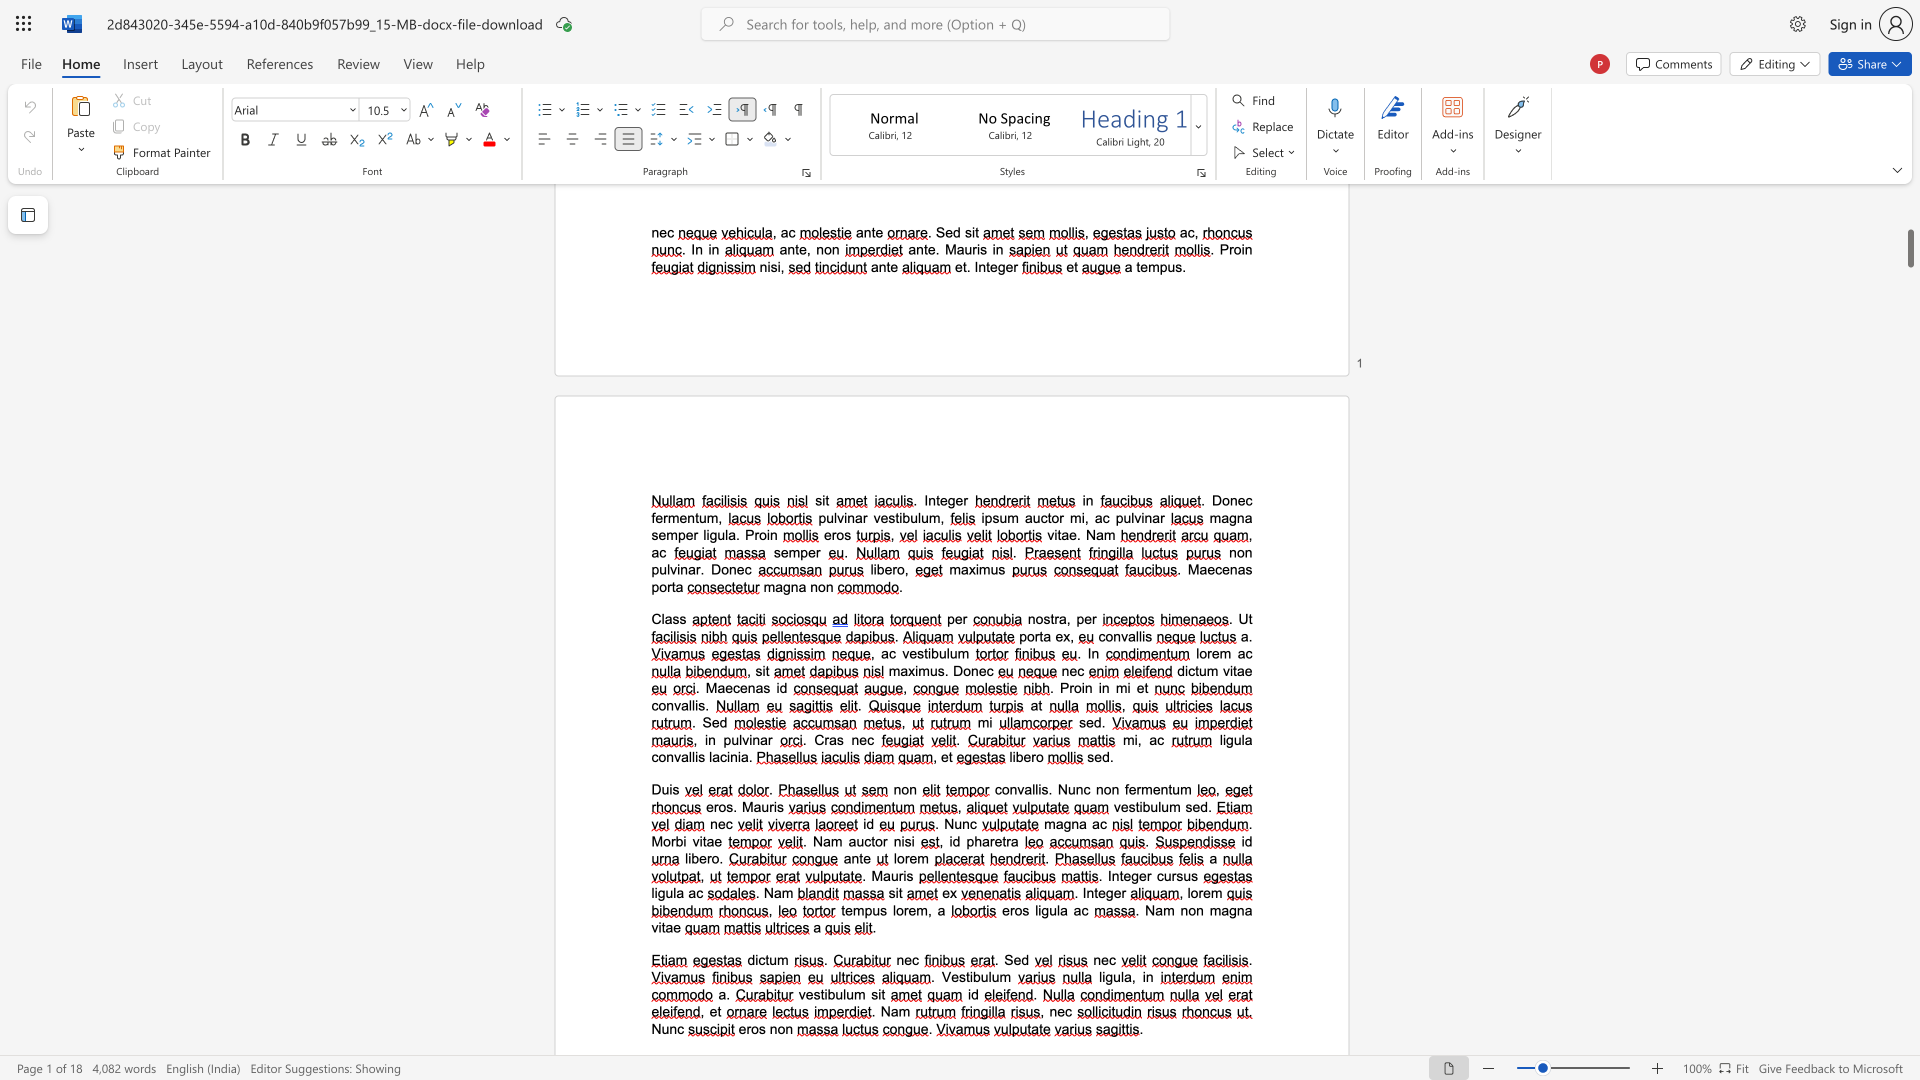 The width and height of the screenshot is (1920, 1080). Describe the element at coordinates (728, 805) in the screenshot. I see `the 1th character "s" in the text` at that location.